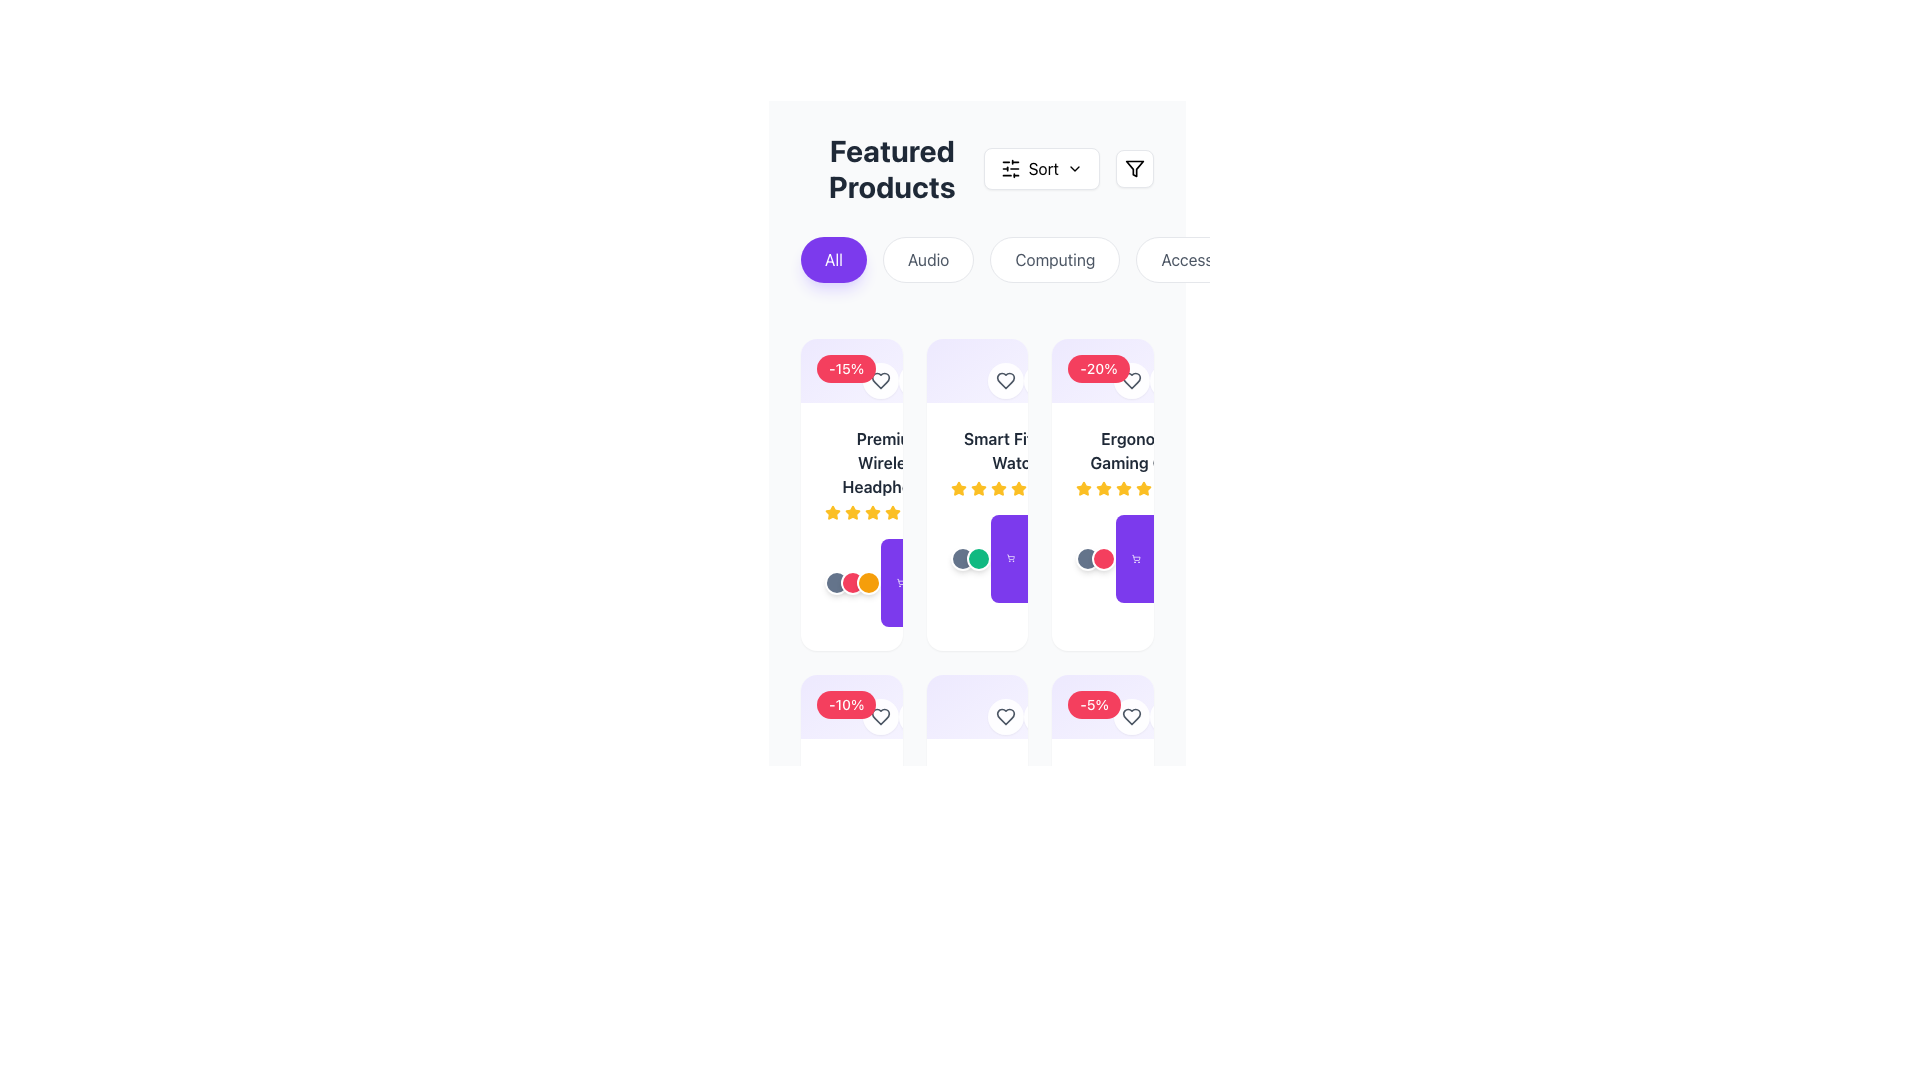 This screenshot has height=1080, width=1920. I want to click on the heart icon button located in the top-right corner of the product card in the third column of the product grid, so click(880, 716).